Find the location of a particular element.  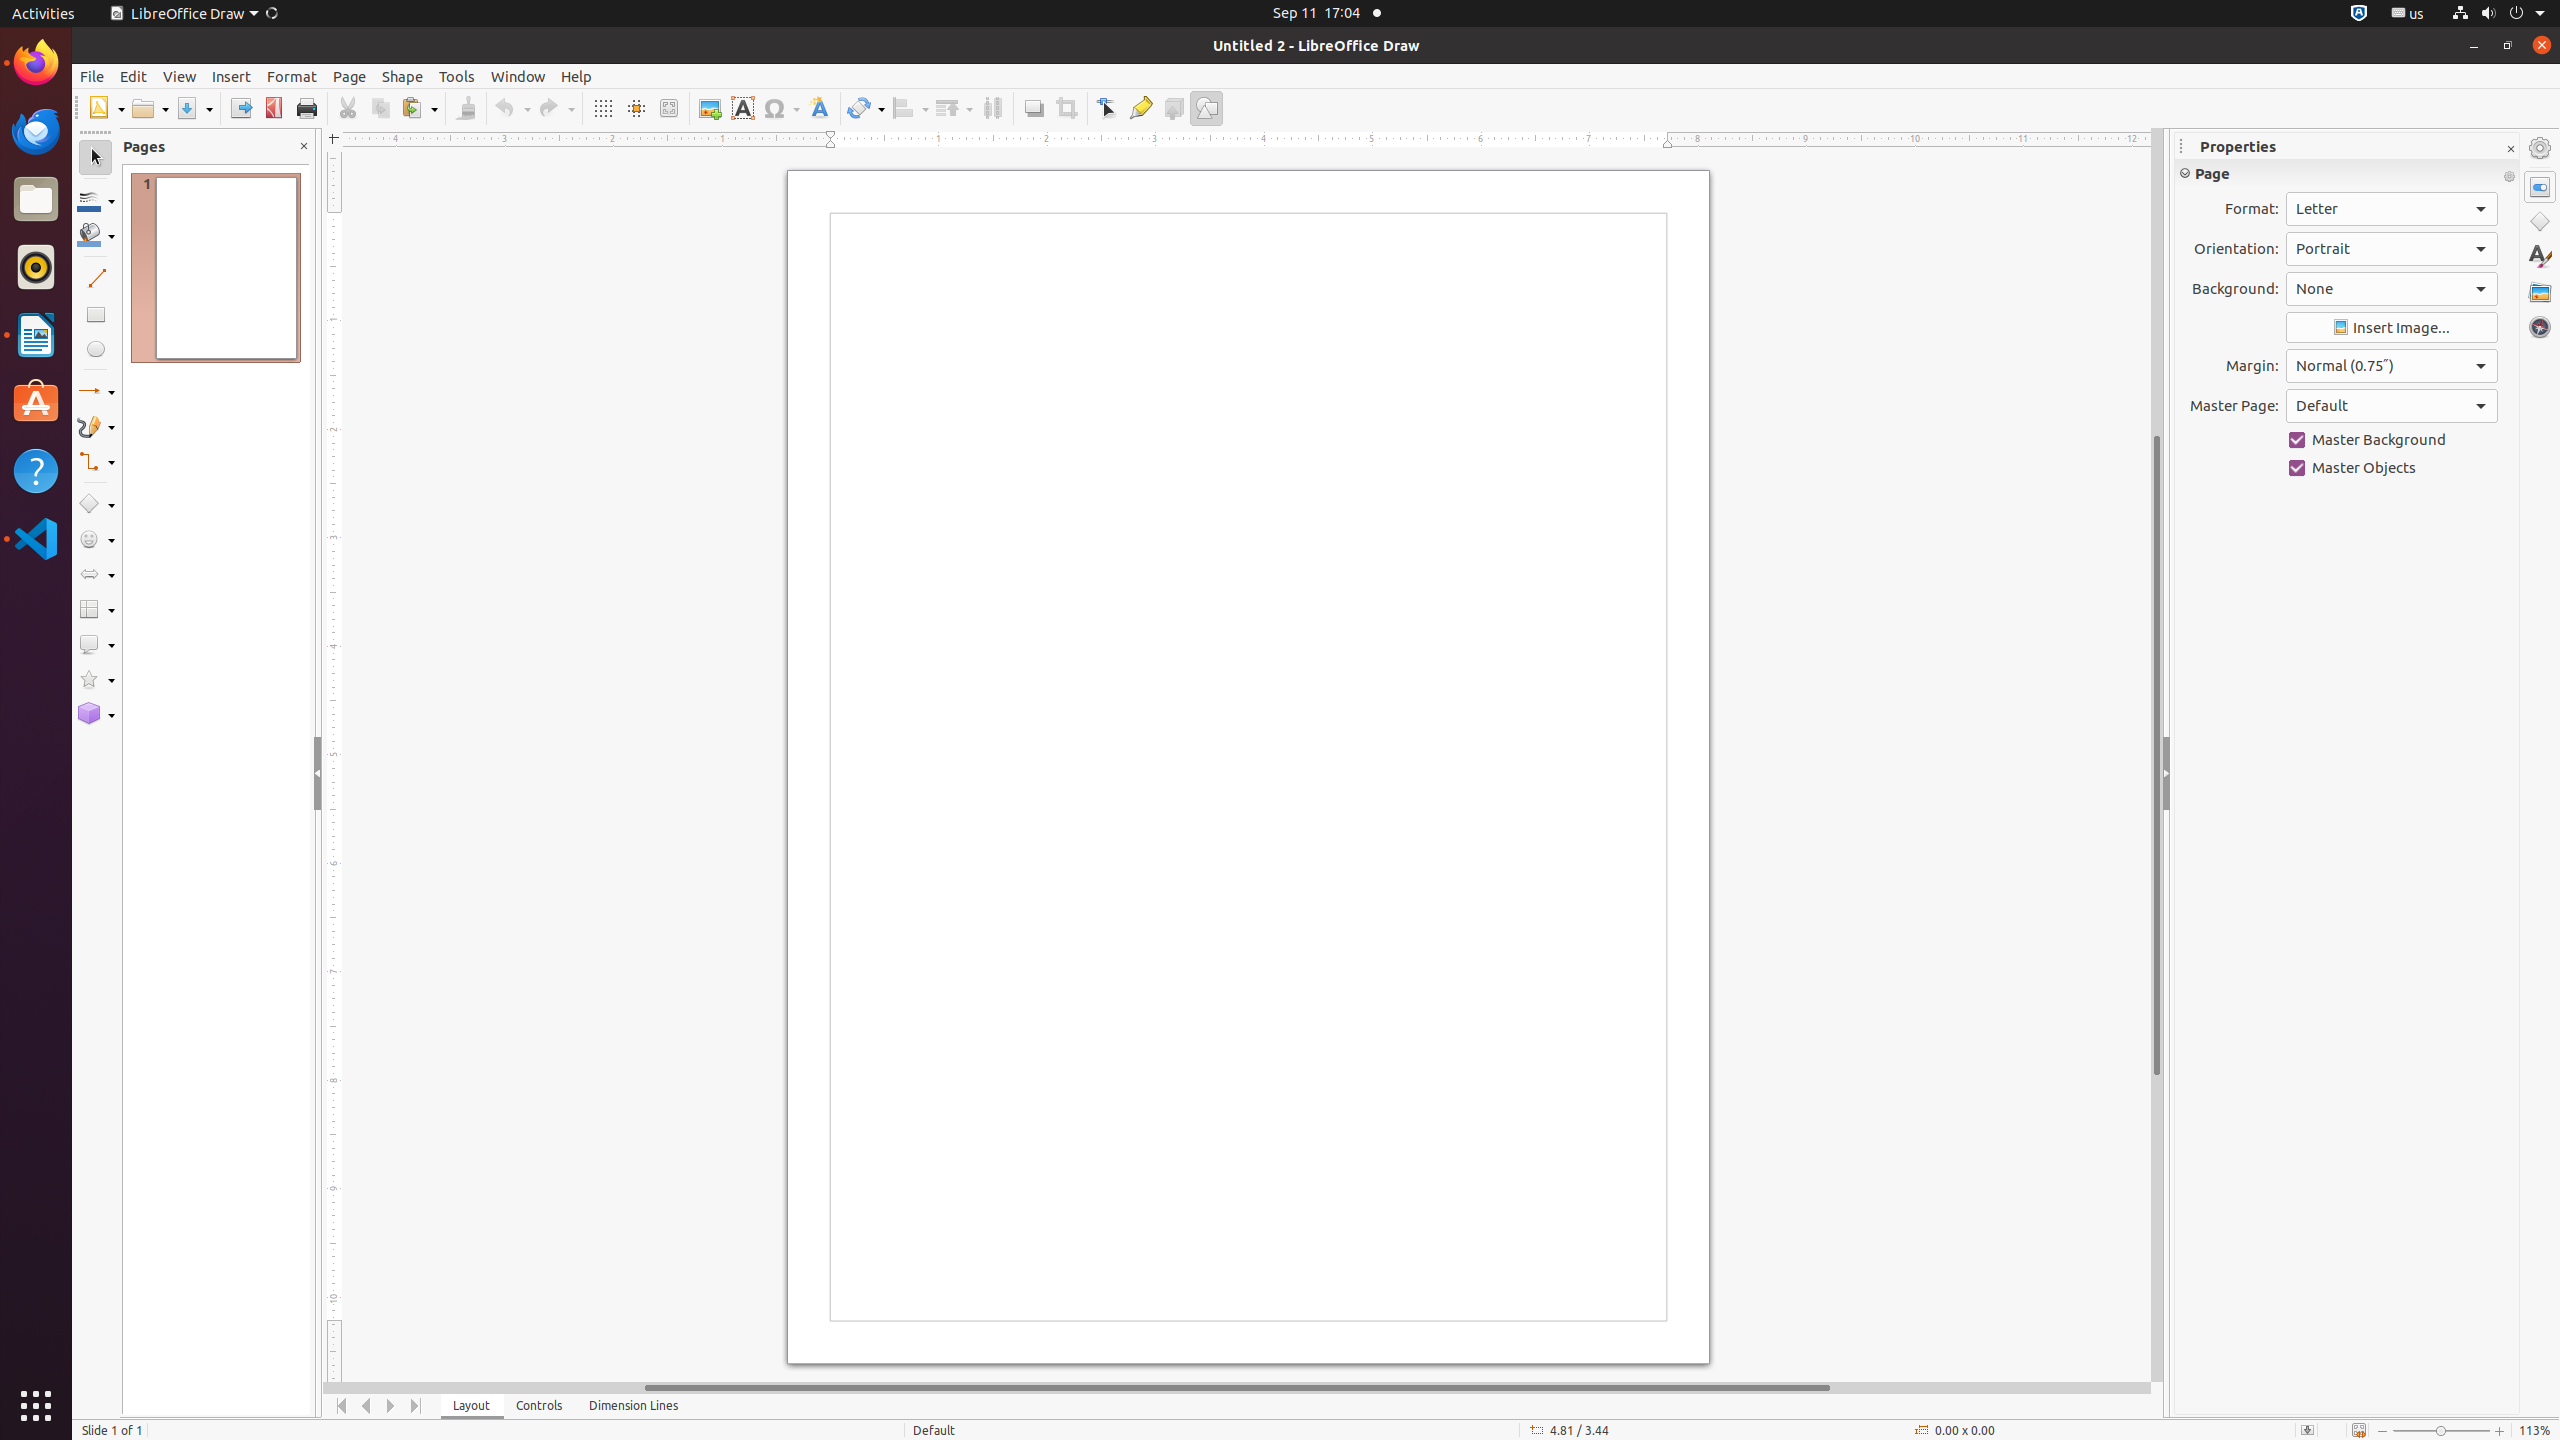

'Draw Functions' is located at coordinates (1206, 107).